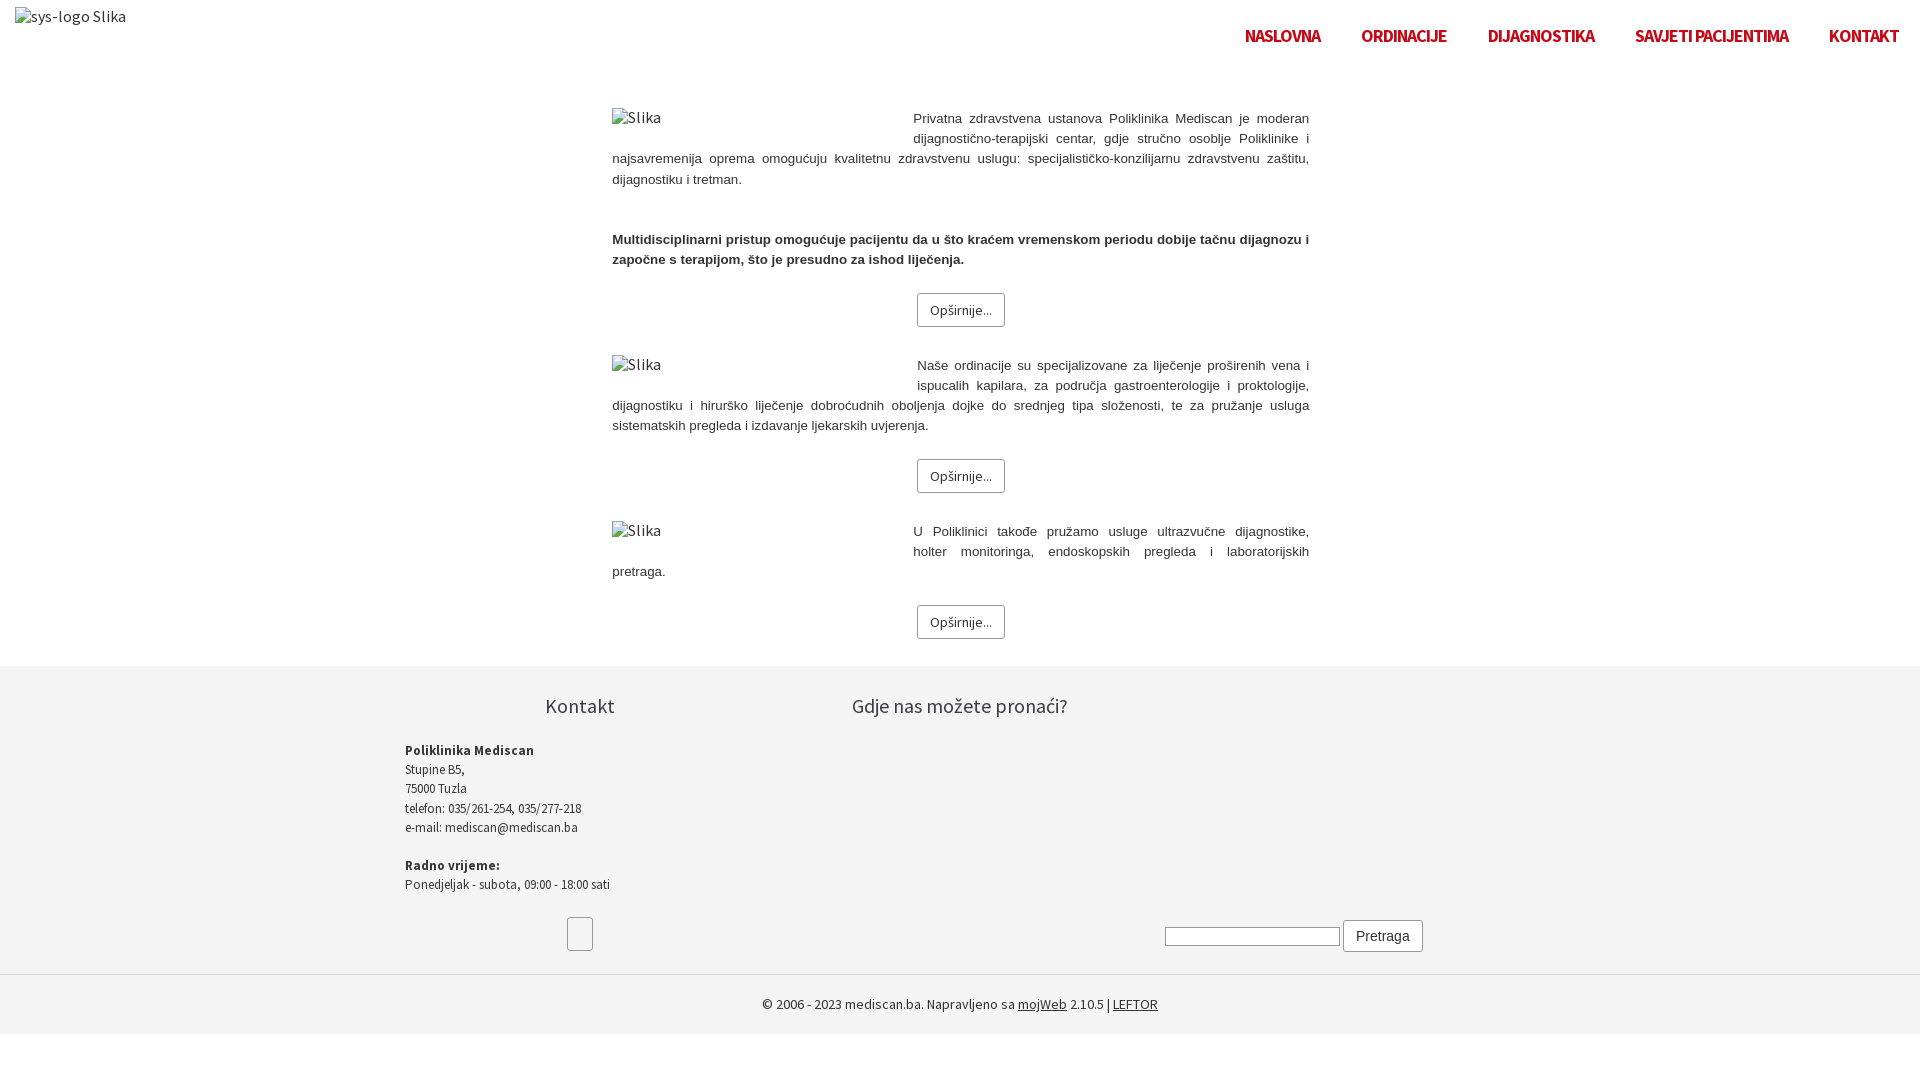 The image size is (1920, 1080). What do you see at coordinates (1862, 35) in the screenshot?
I see `'KONTAKT'` at bounding box center [1862, 35].